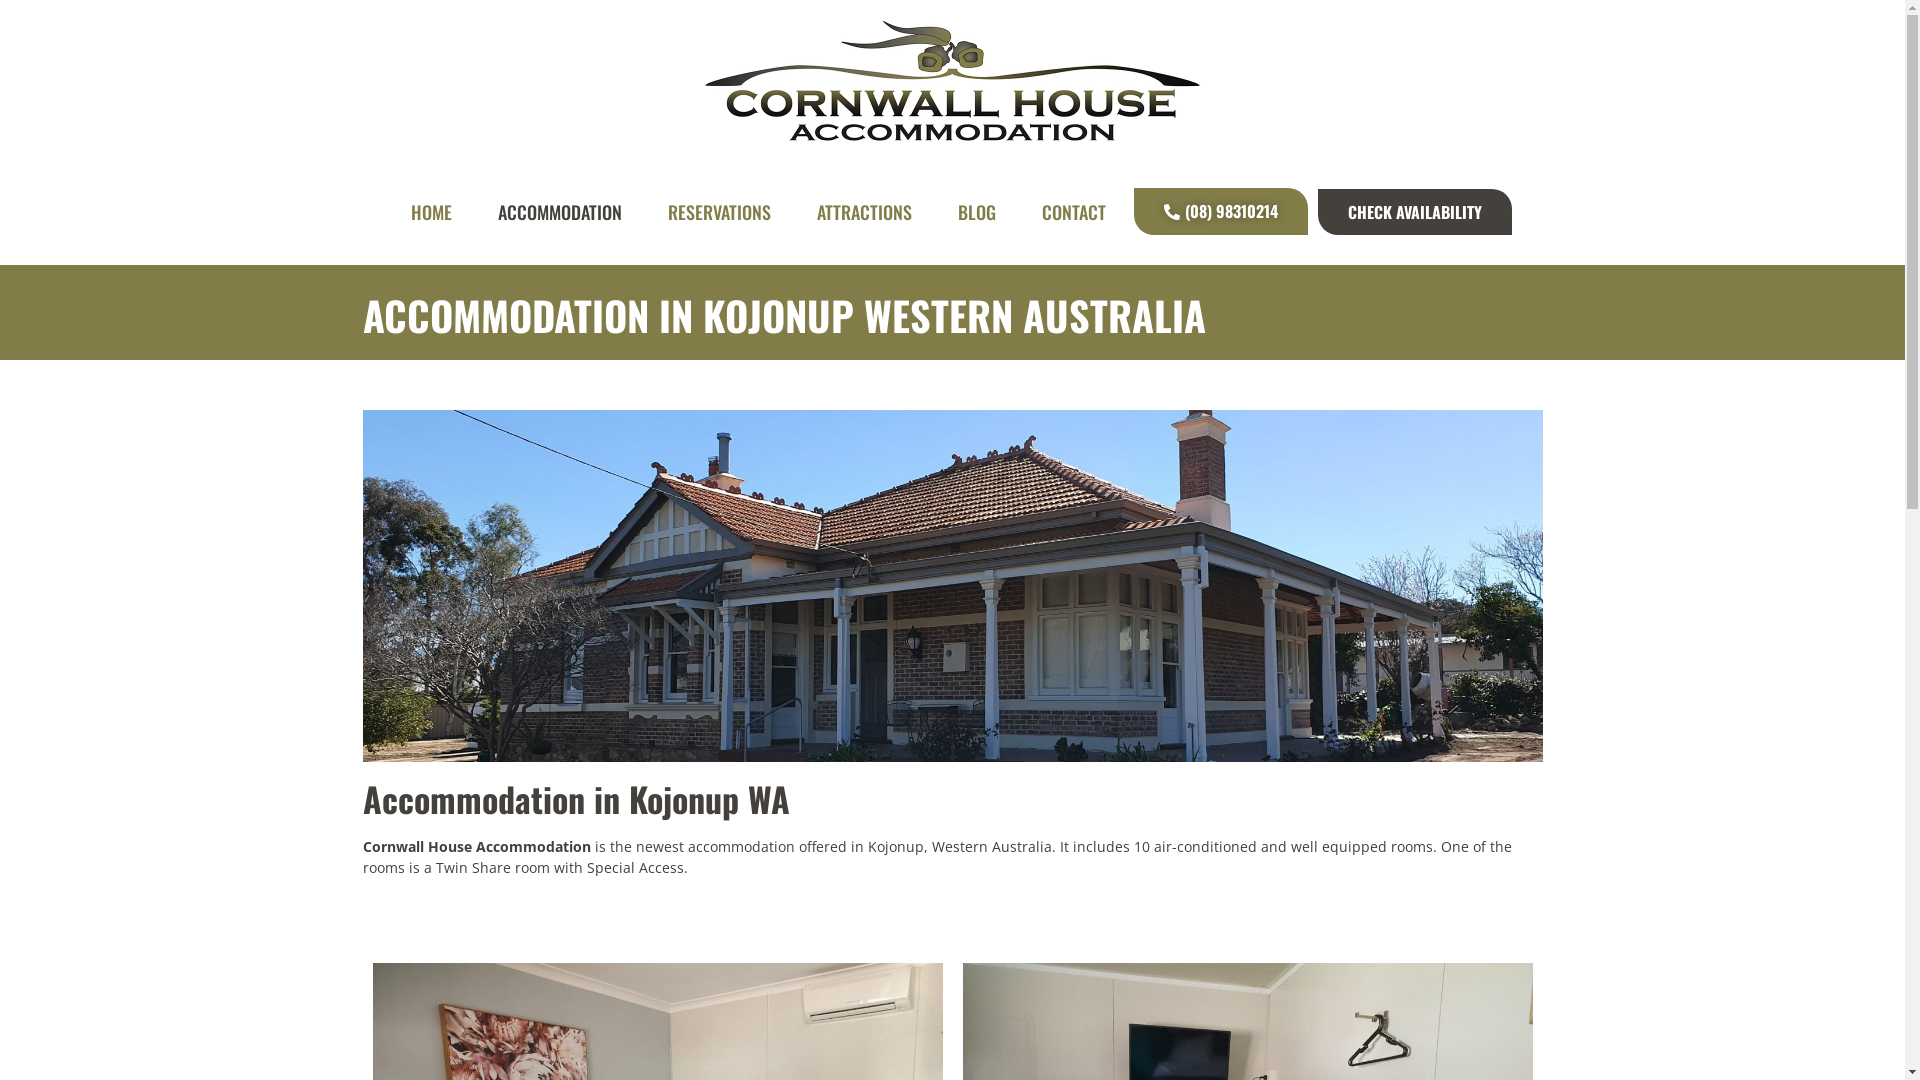 The width and height of the screenshot is (1920, 1080). Describe the element at coordinates (560, 211) in the screenshot. I see `'ACCOMMODATION'` at that location.